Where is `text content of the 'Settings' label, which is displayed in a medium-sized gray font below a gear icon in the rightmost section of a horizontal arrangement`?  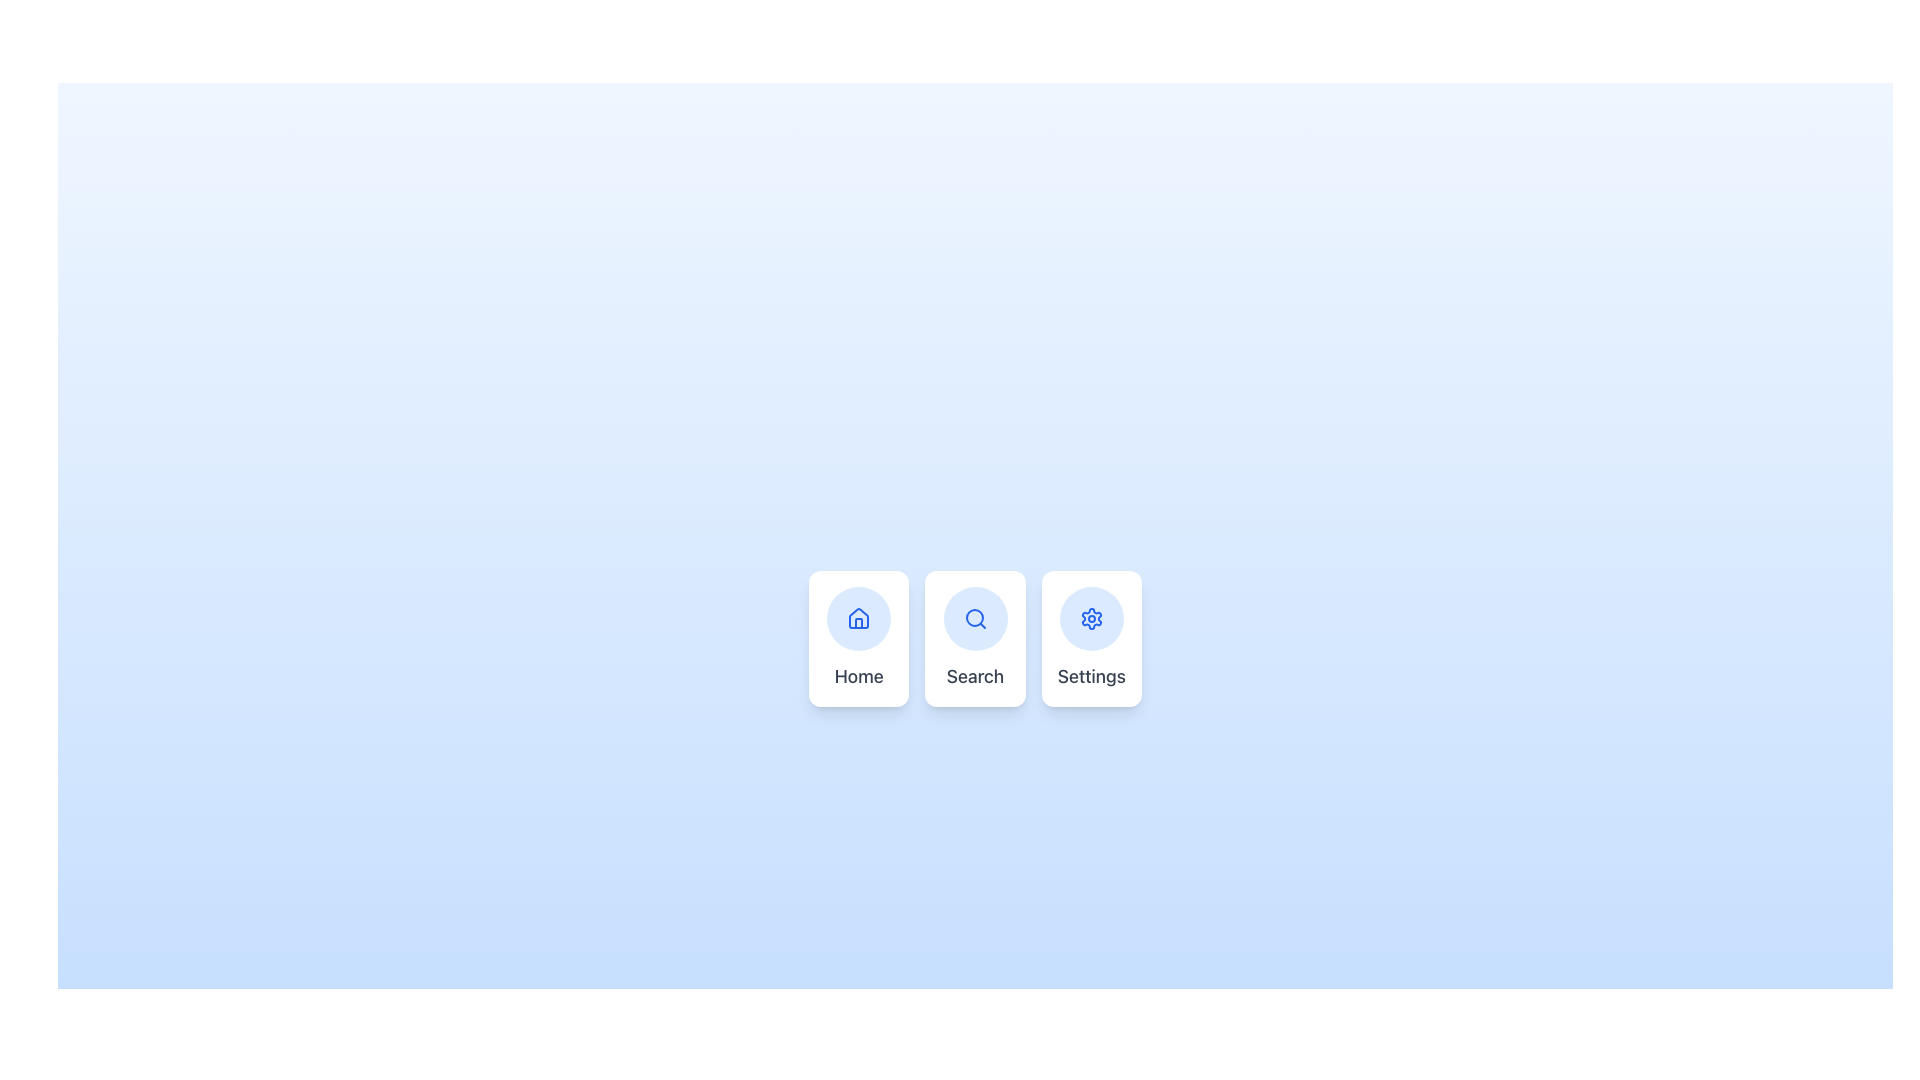
text content of the 'Settings' label, which is displayed in a medium-sized gray font below a gear icon in the rightmost section of a horizontal arrangement is located at coordinates (1090, 676).